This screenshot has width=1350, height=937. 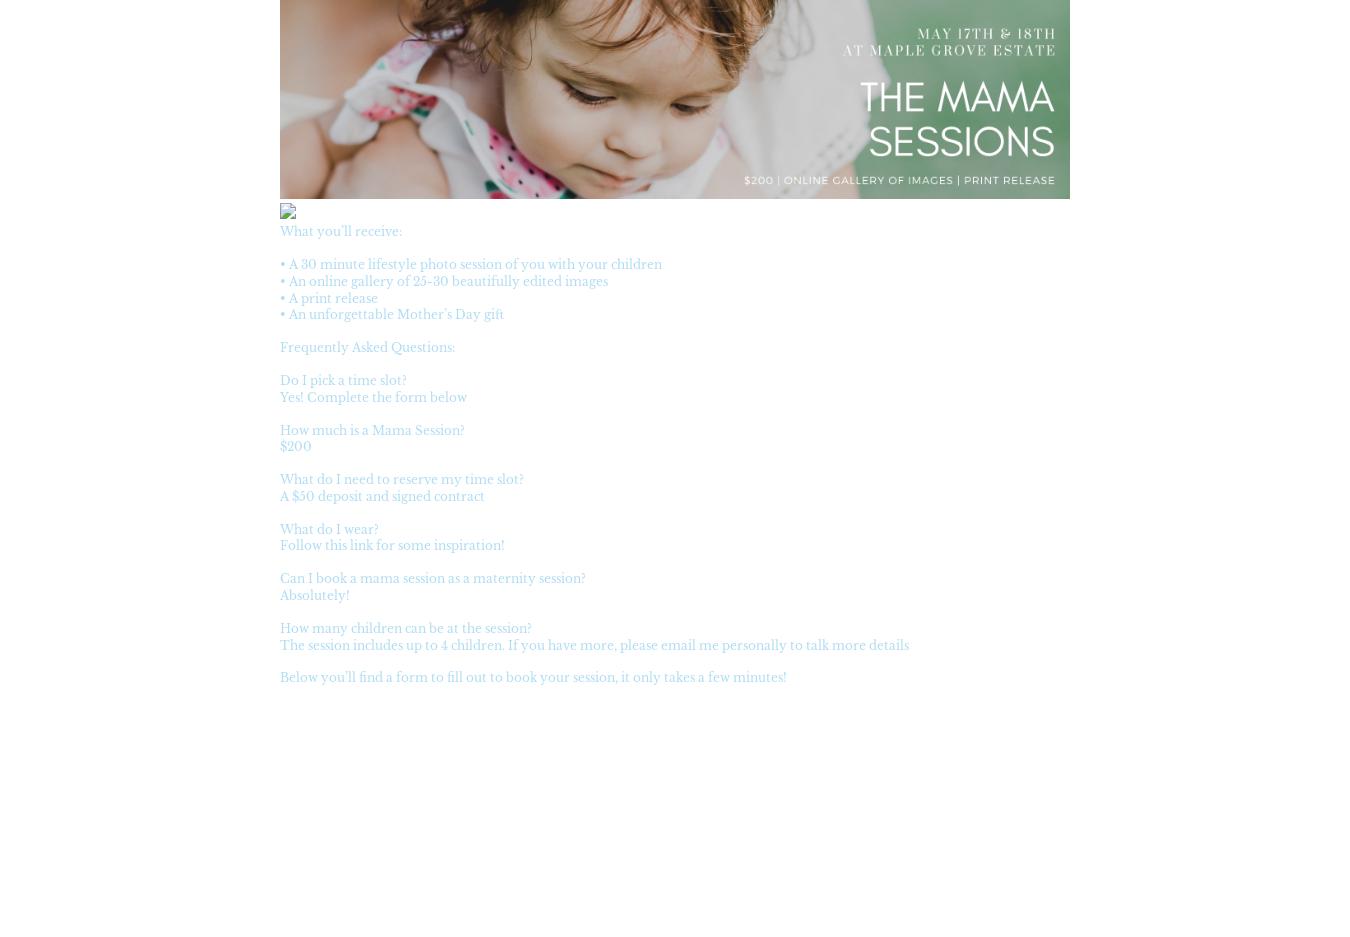 What do you see at coordinates (444, 280) in the screenshot?
I see `'• An online gallery of 25-30 beautifully edited images'` at bounding box center [444, 280].